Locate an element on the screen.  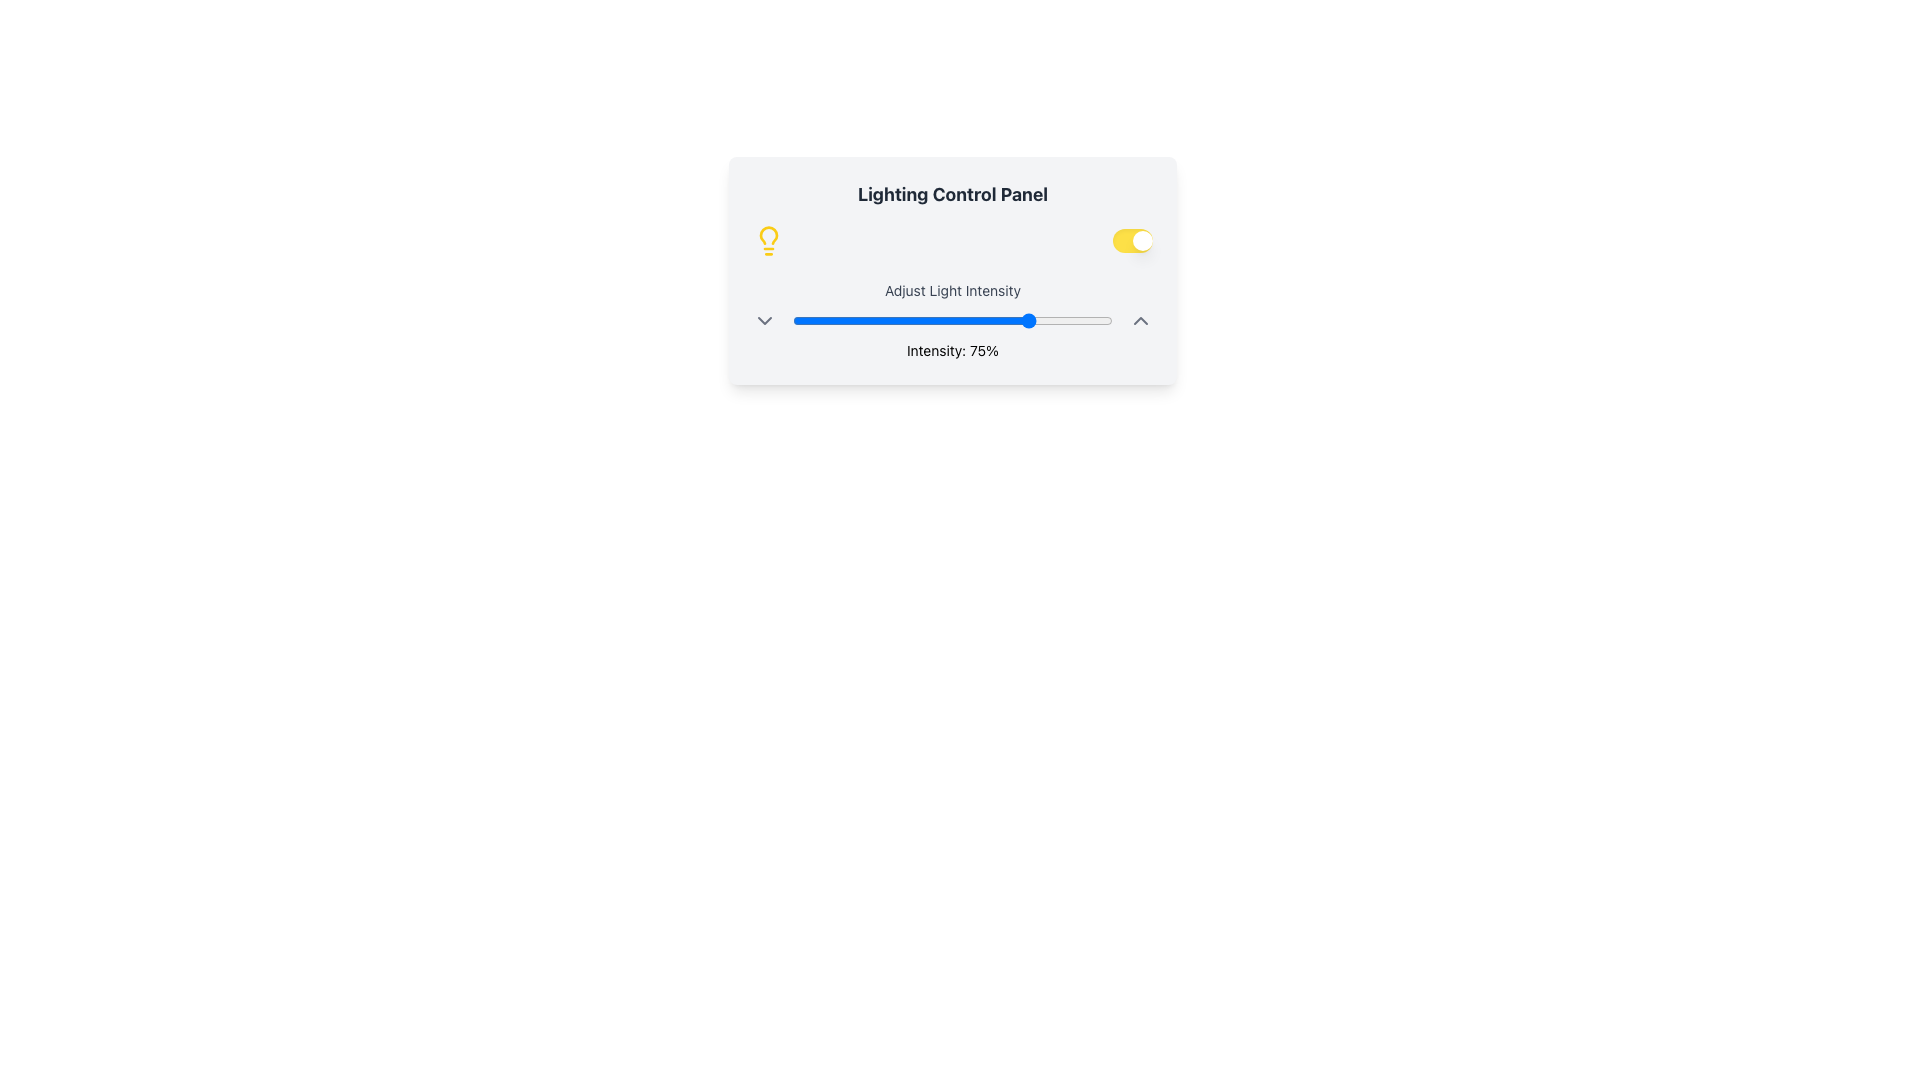
the chevron-up icon button located at the far-right end of the horizontal layout grouping is located at coordinates (1141, 319).